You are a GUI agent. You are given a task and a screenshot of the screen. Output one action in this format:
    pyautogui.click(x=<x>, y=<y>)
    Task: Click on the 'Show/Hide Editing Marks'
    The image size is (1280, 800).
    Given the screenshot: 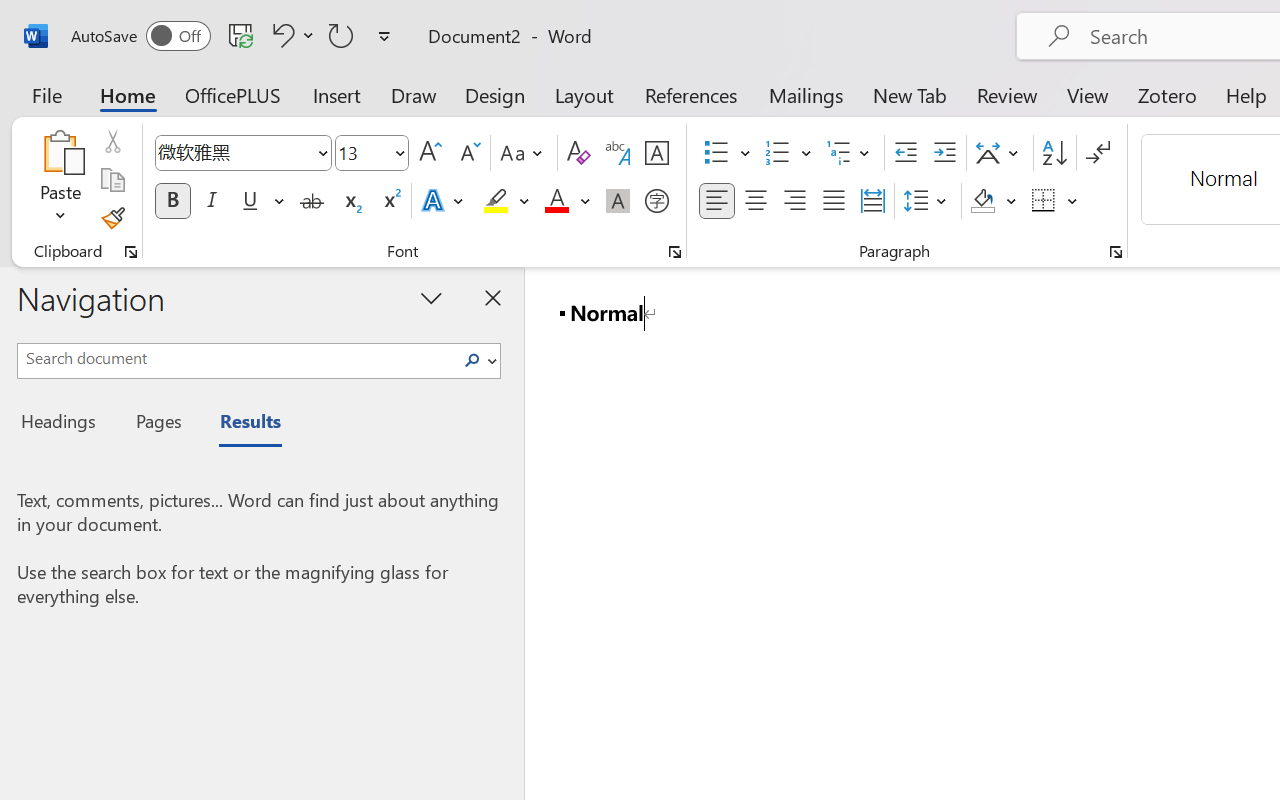 What is the action you would take?
    pyautogui.click(x=1097, y=153)
    